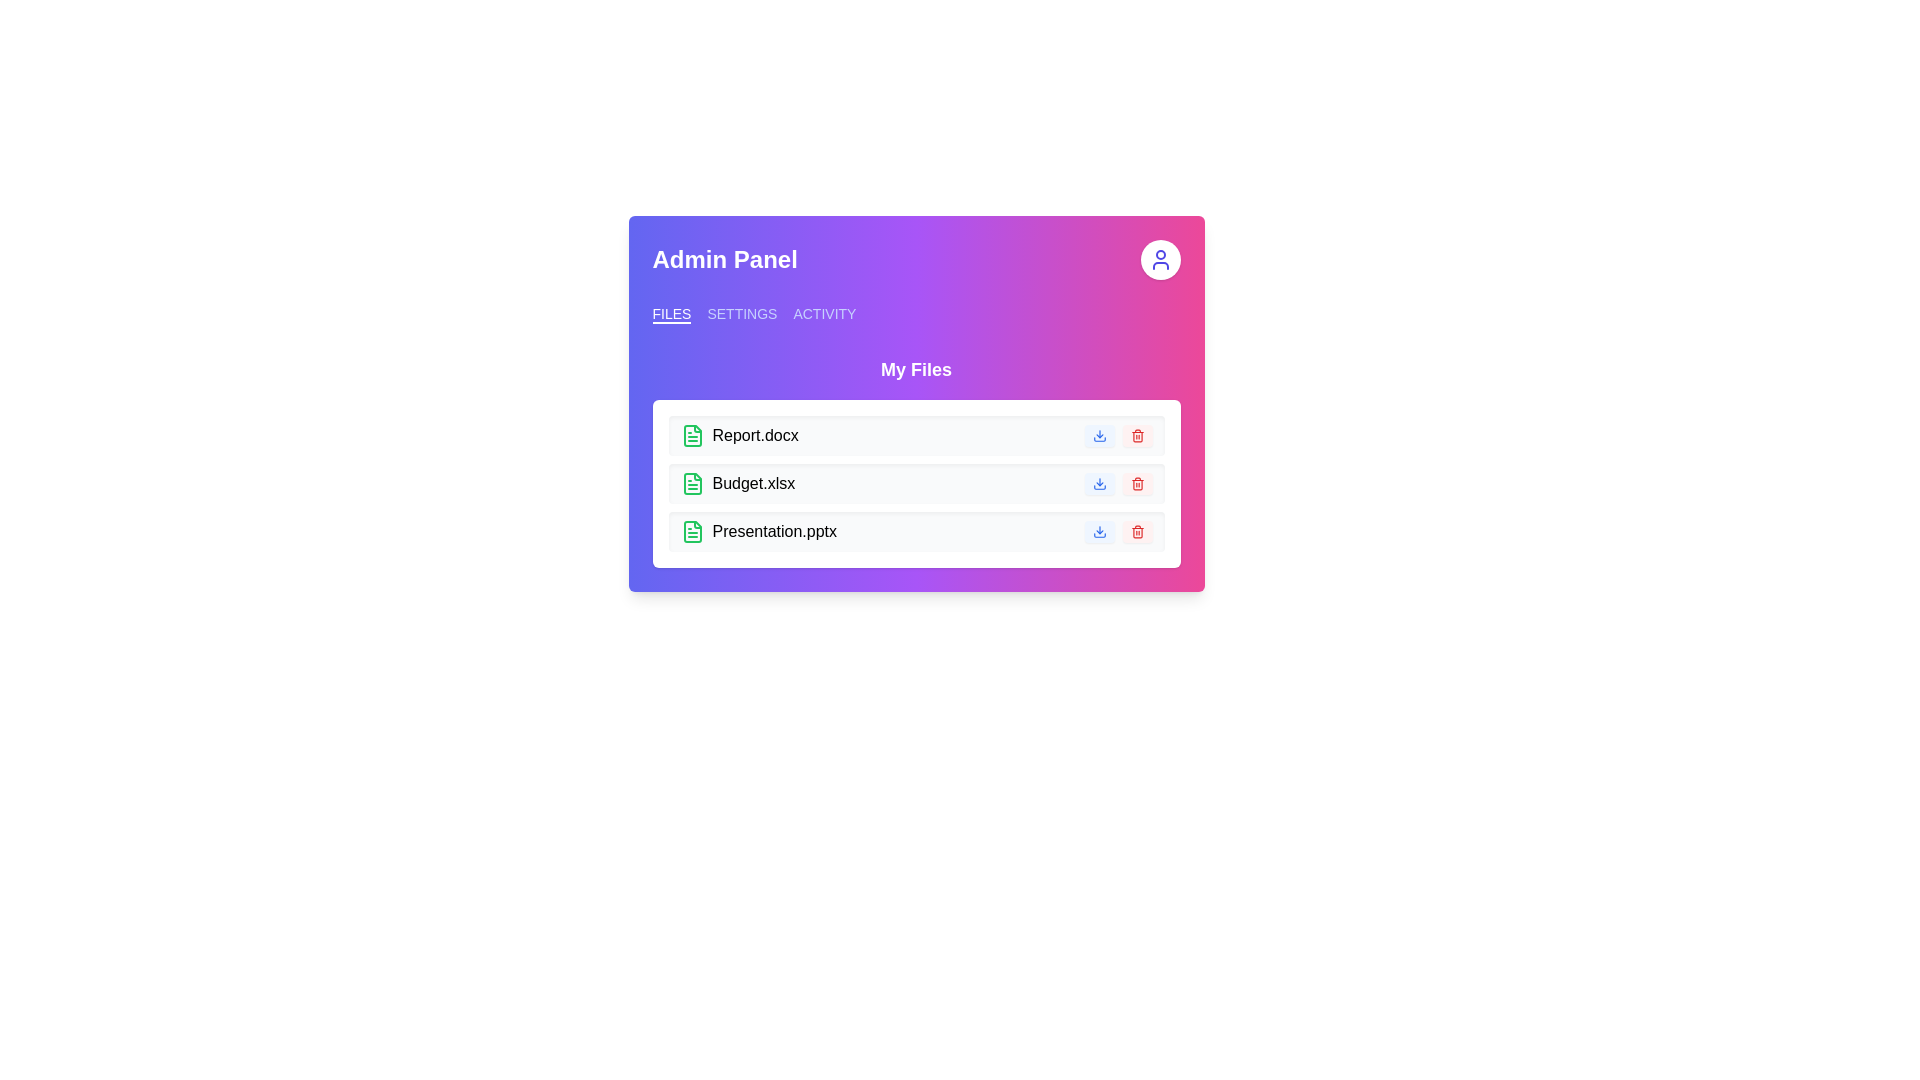  What do you see at coordinates (825, 313) in the screenshot?
I see `the navigation link labeled 'ACTIVITY' to trigger style transitions` at bounding box center [825, 313].